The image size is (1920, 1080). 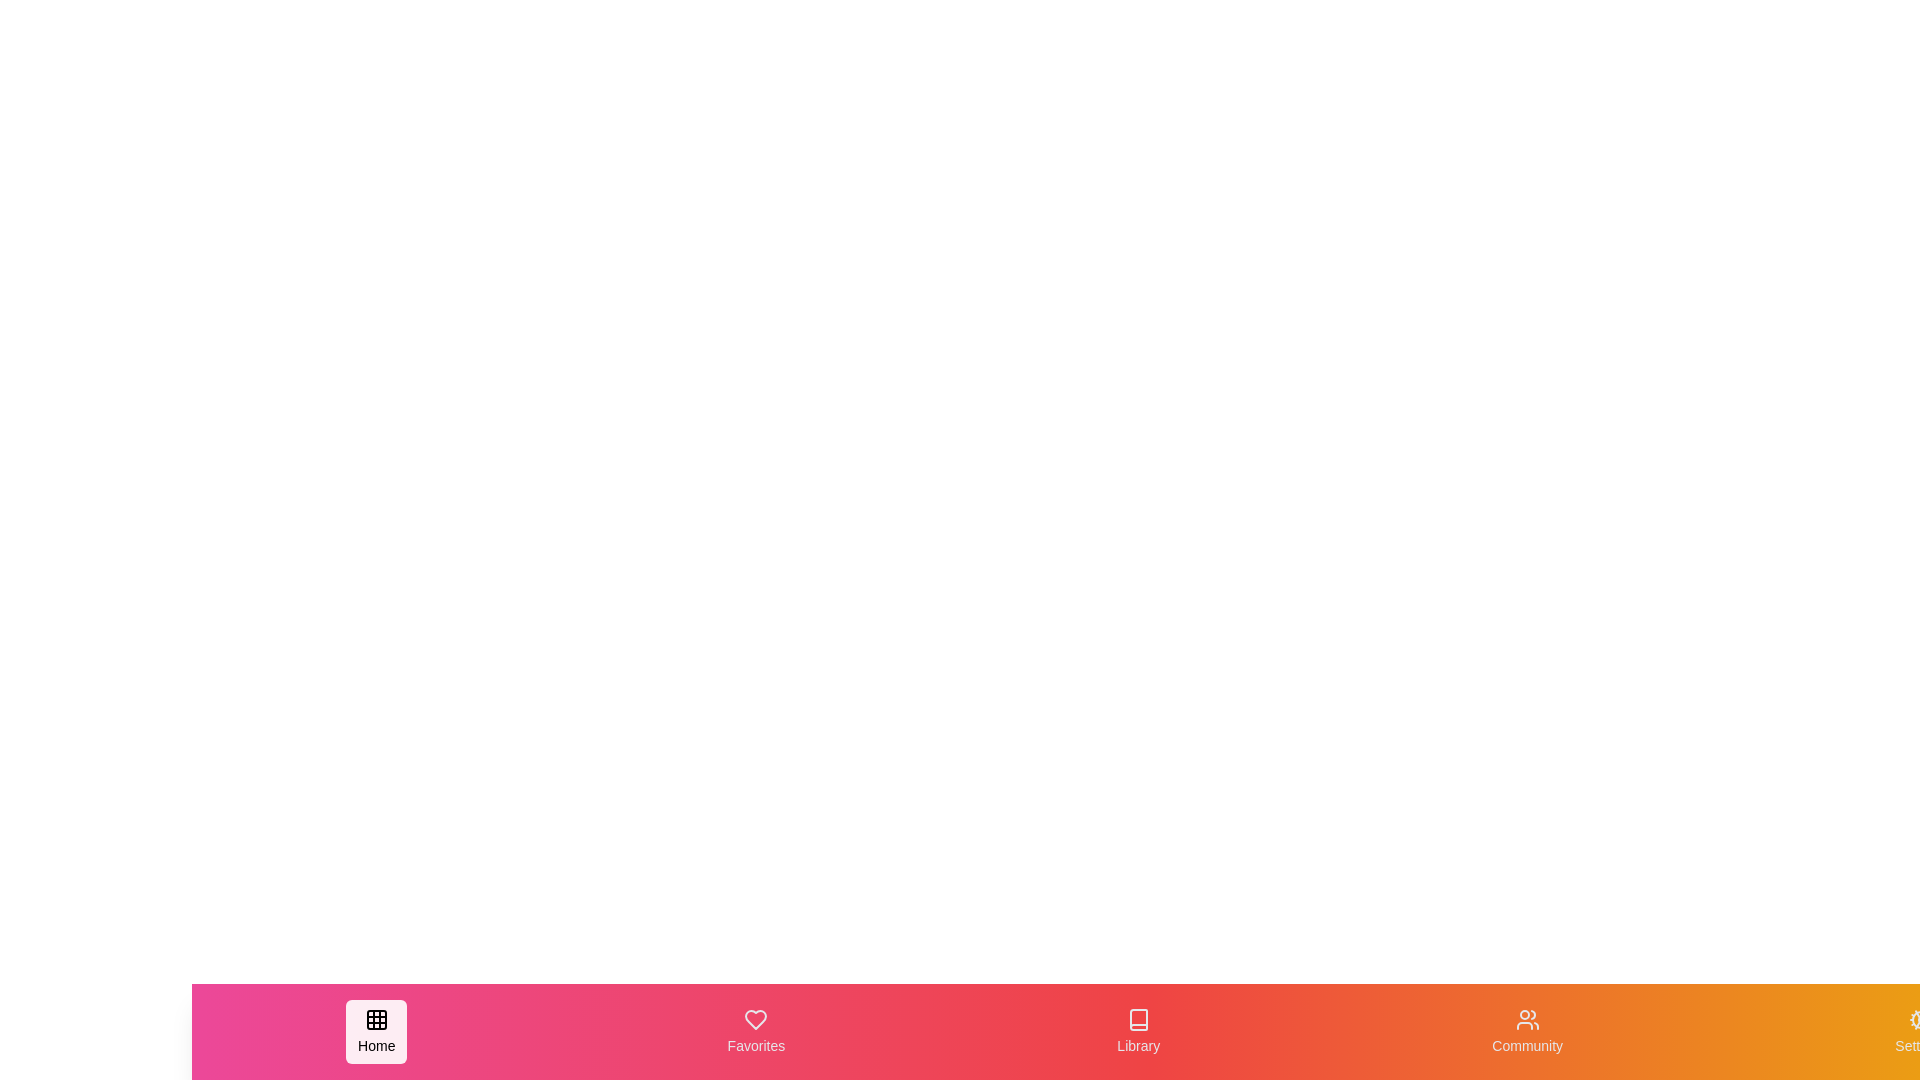 What do you see at coordinates (1526, 1032) in the screenshot?
I see `the navigation tab labeled Community` at bounding box center [1526, 1032].